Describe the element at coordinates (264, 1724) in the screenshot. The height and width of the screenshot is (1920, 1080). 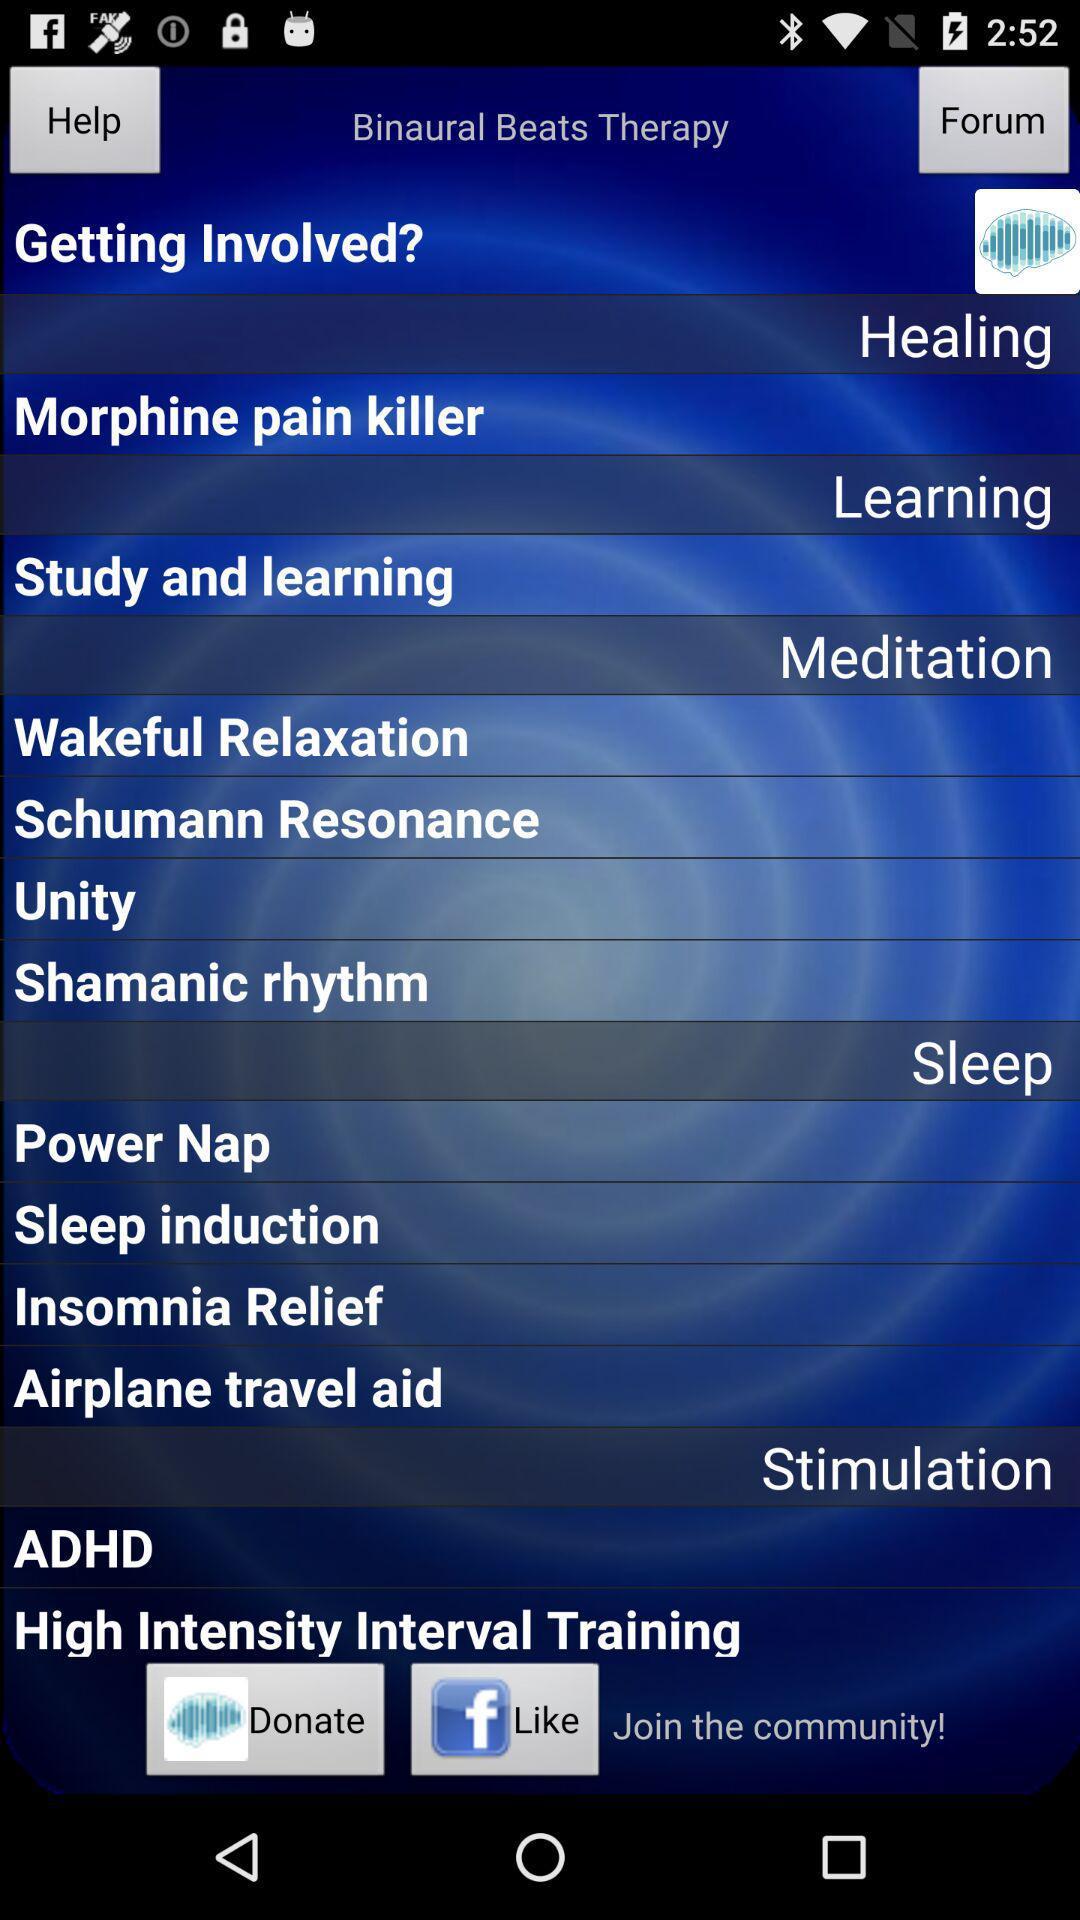
I see `donate item` at that location.